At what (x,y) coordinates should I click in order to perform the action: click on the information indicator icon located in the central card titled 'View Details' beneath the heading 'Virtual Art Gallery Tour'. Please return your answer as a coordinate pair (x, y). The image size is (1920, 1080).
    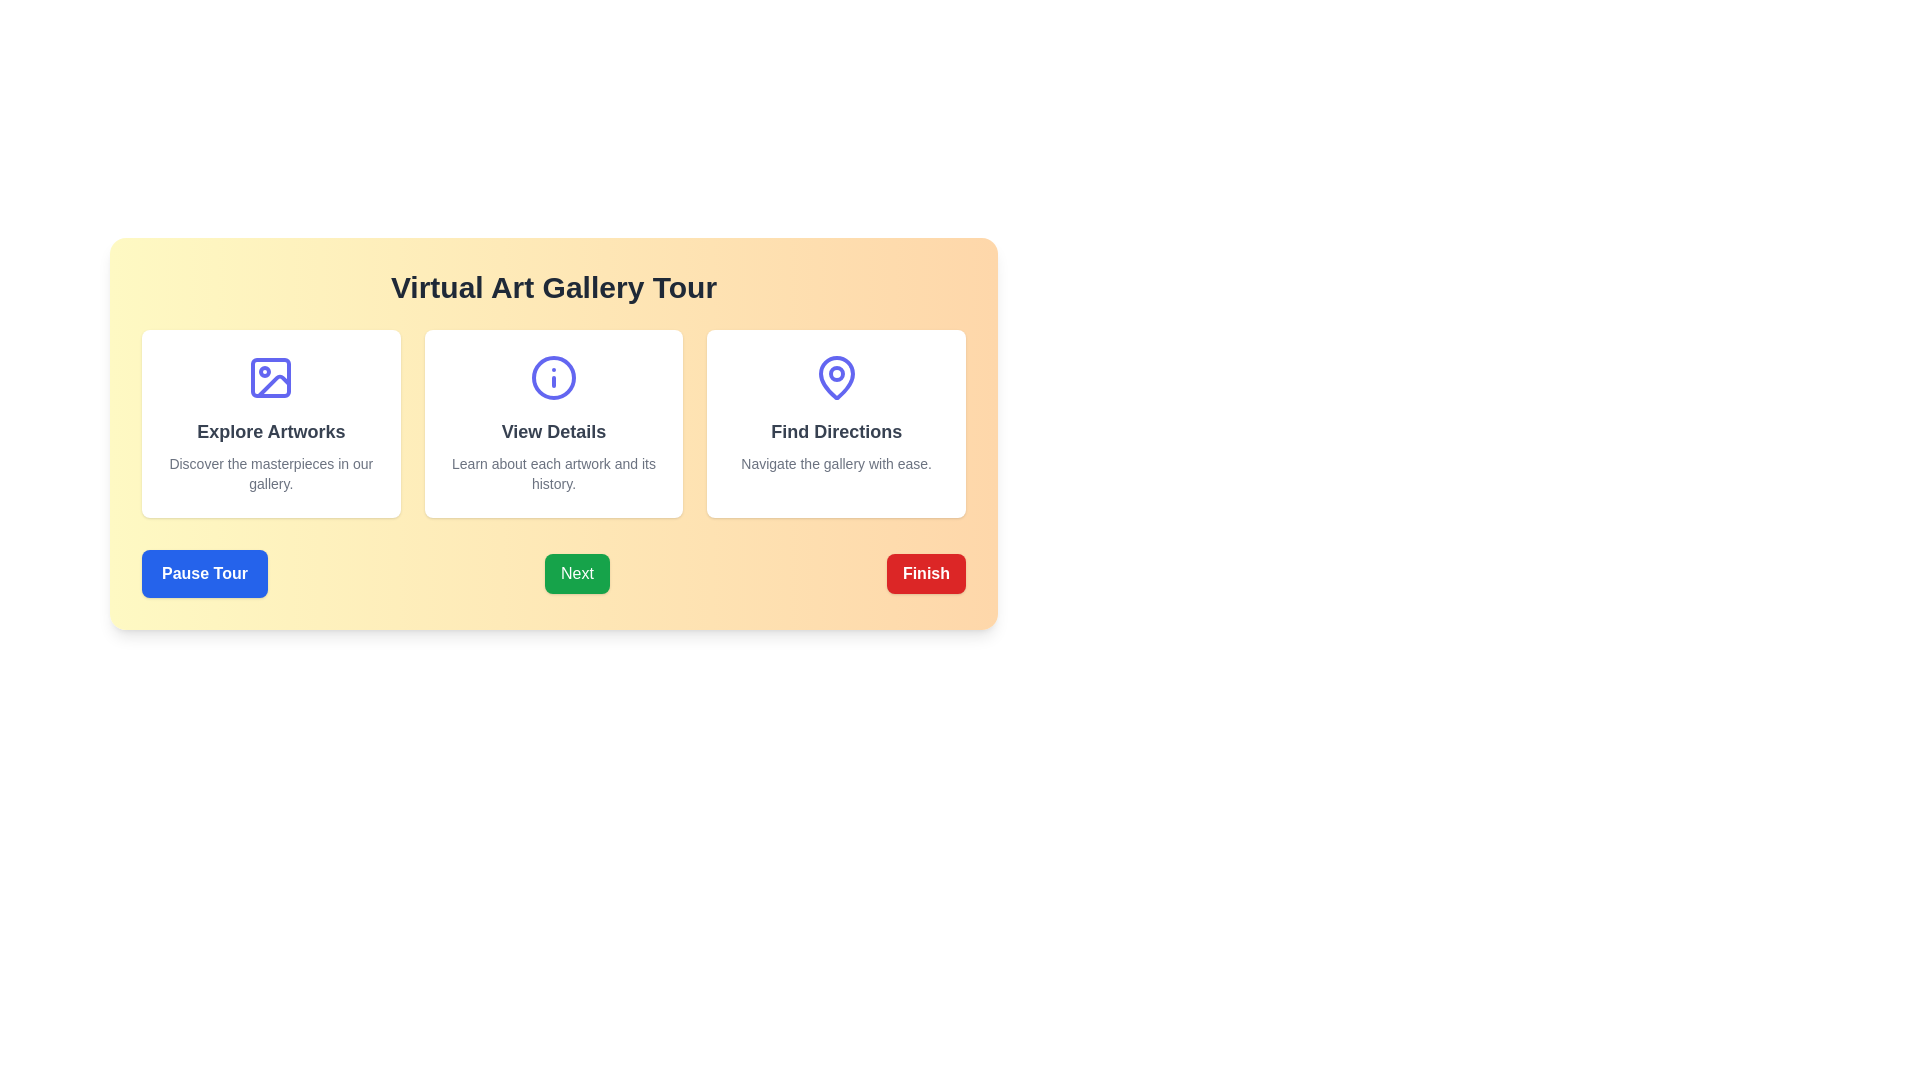
    Looking at the image, I should click on (553, 378).